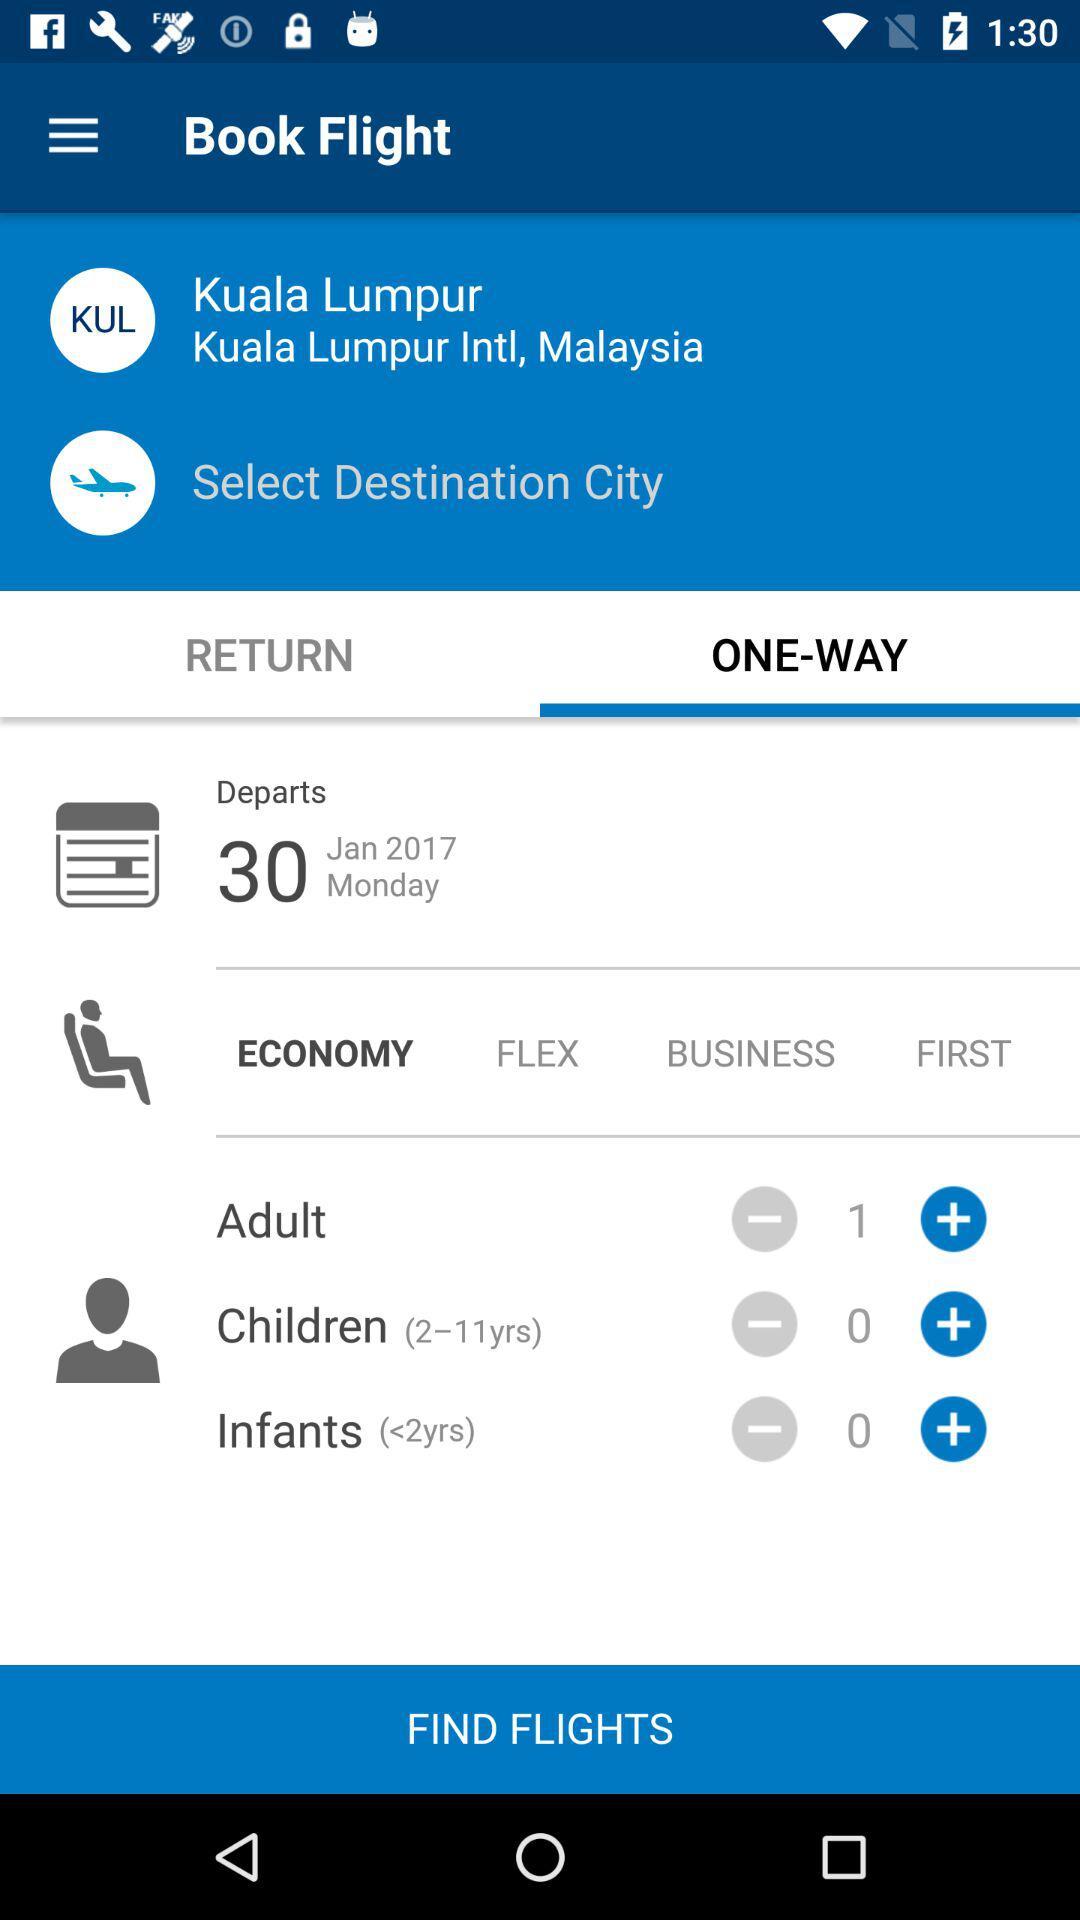 This screenshot has width=1080, height=1920. I want to click on item next to the business radio button, so click(963, 1051).